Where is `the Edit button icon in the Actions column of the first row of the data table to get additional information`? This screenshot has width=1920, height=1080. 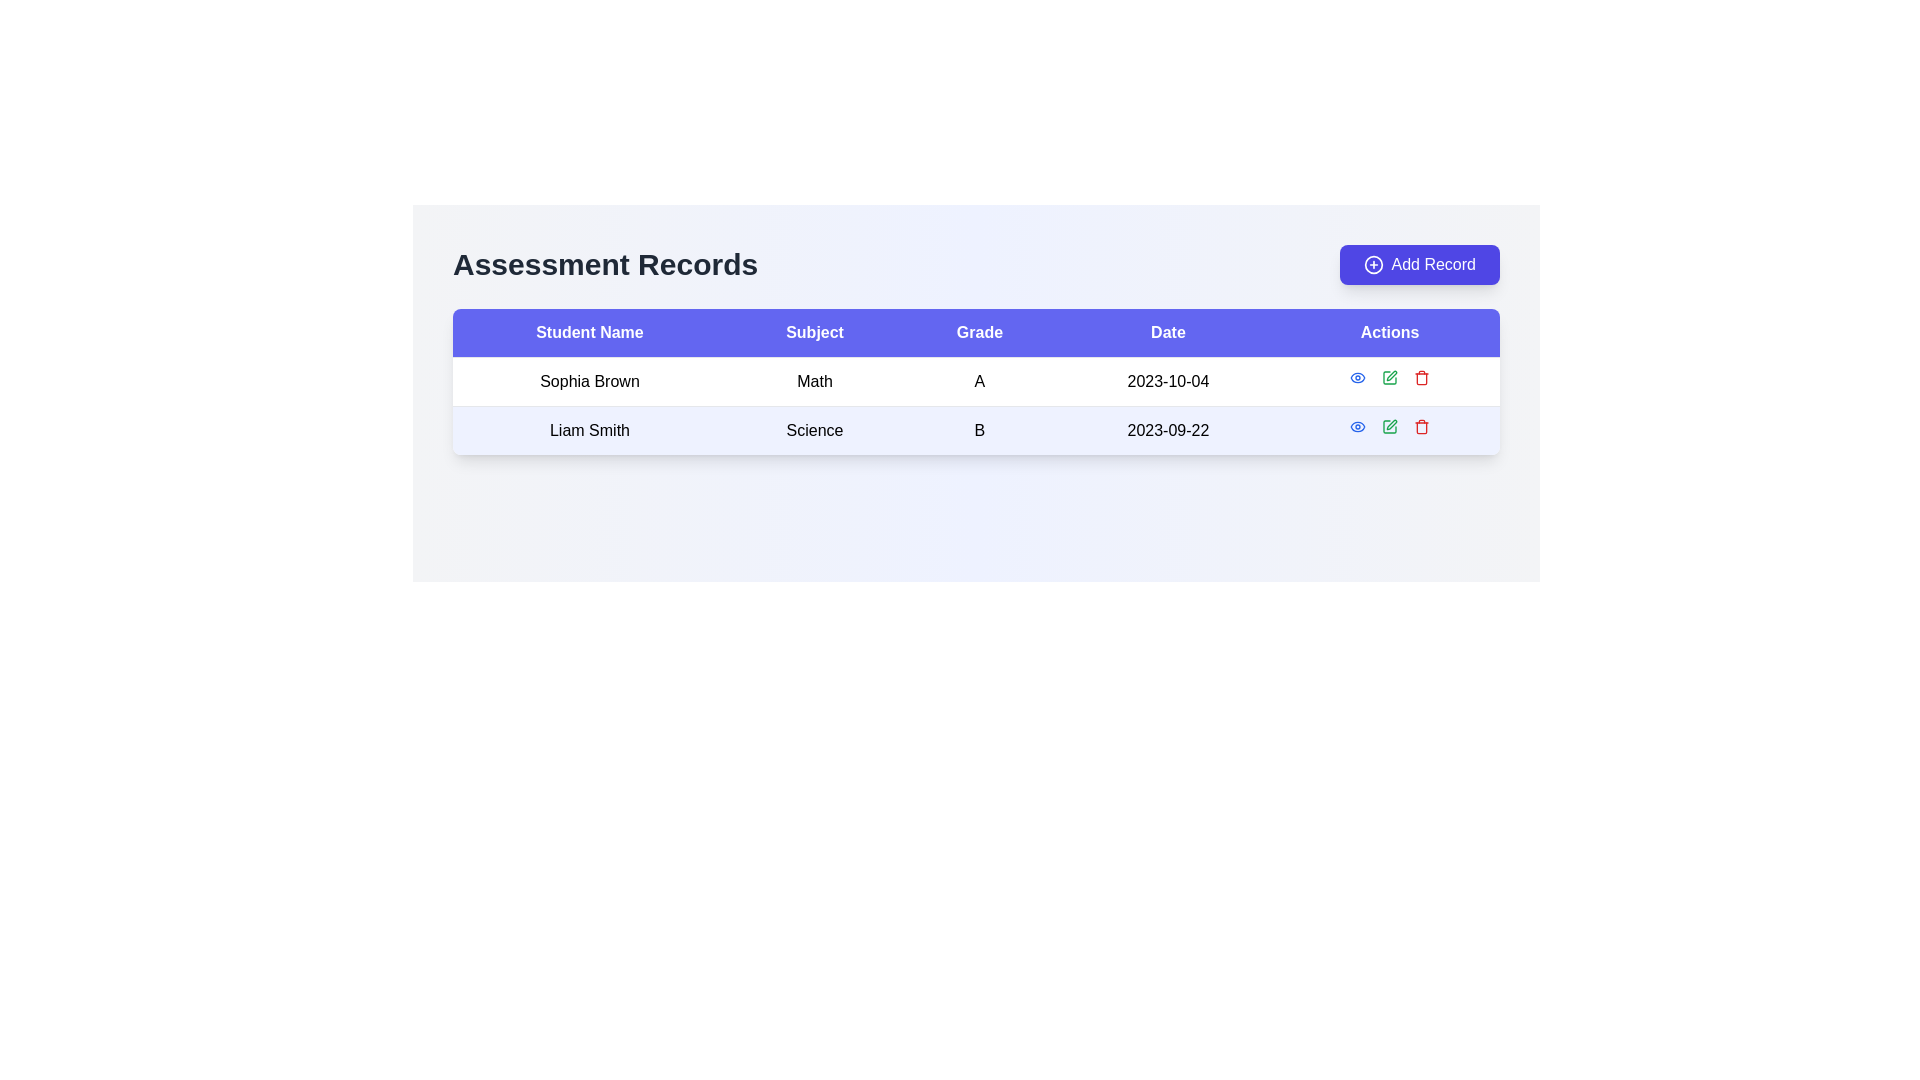
the Edit button icon in the Actions column of the first row of the data table to get additional information is located at coordinates (1389, 378).